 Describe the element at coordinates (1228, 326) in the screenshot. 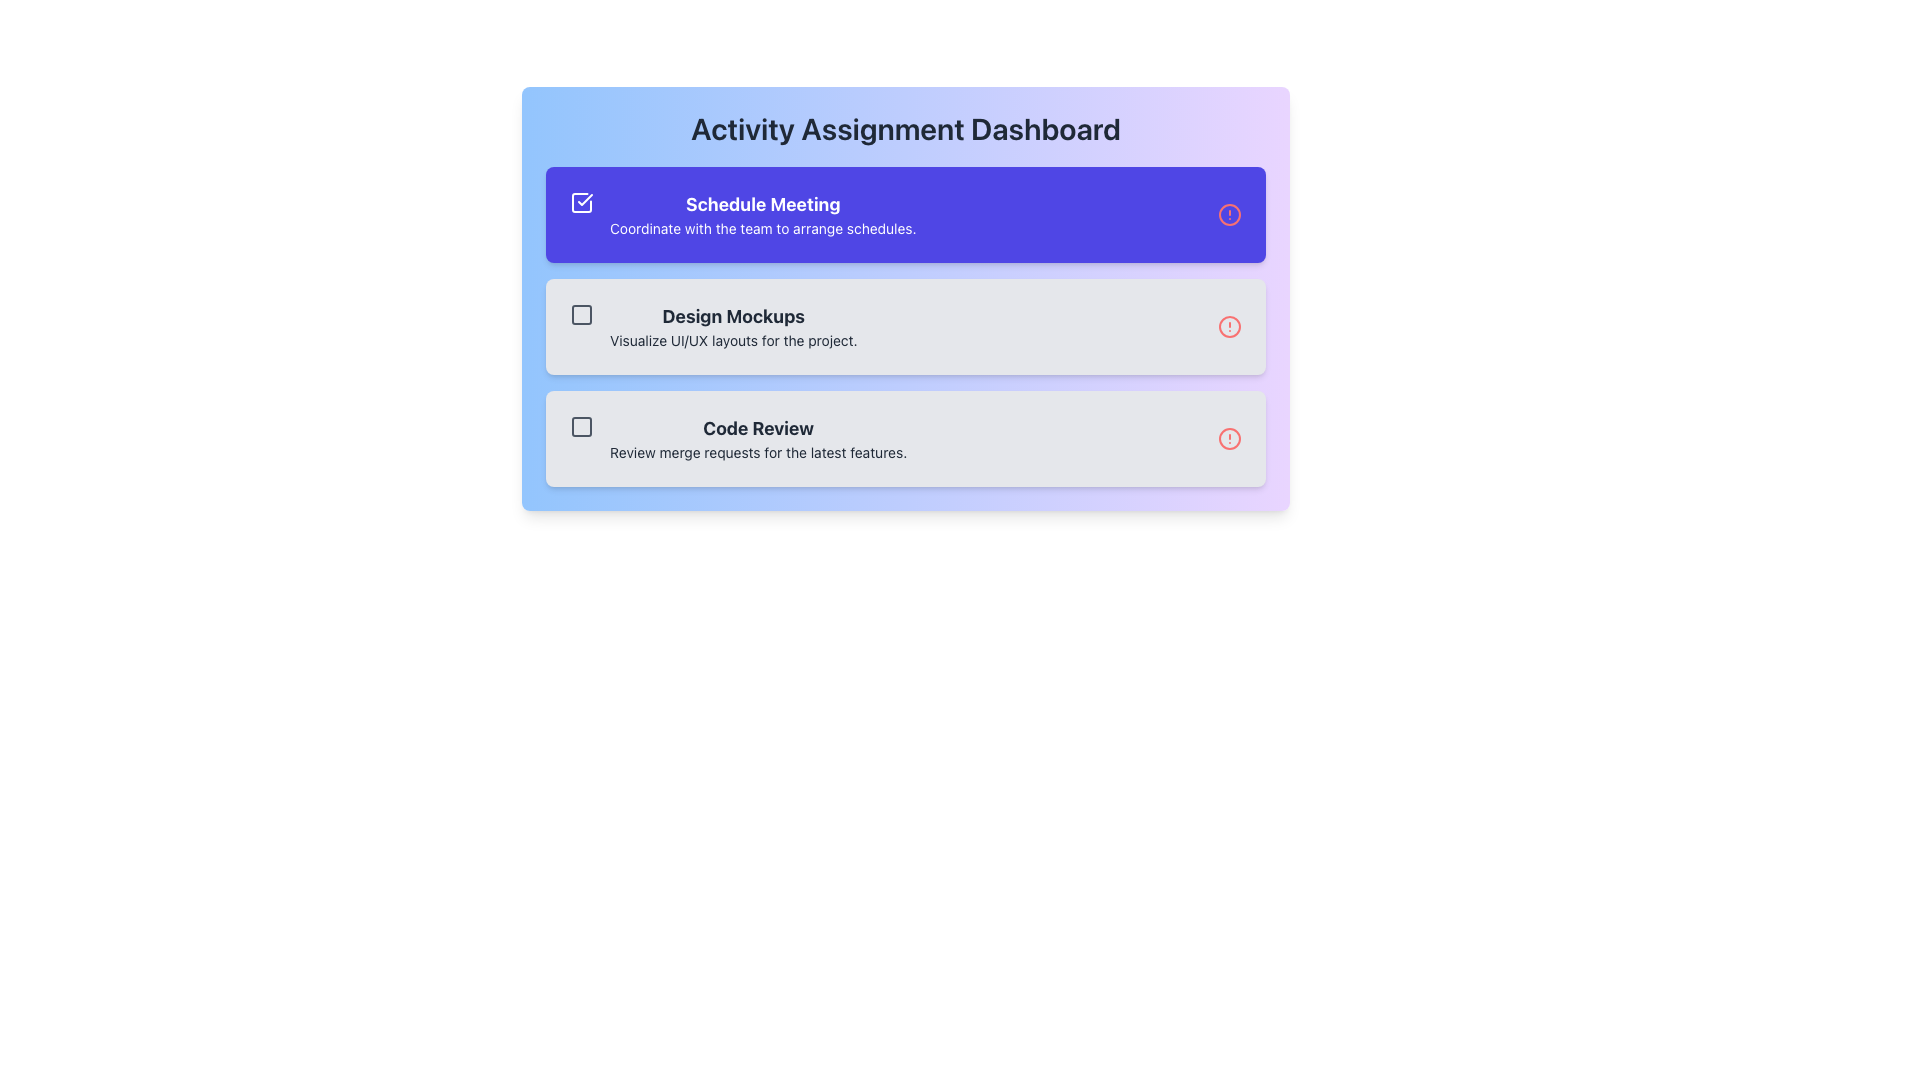

I see `the alert icon in the top-right corner of the 'Design Mockups' card` at that location.